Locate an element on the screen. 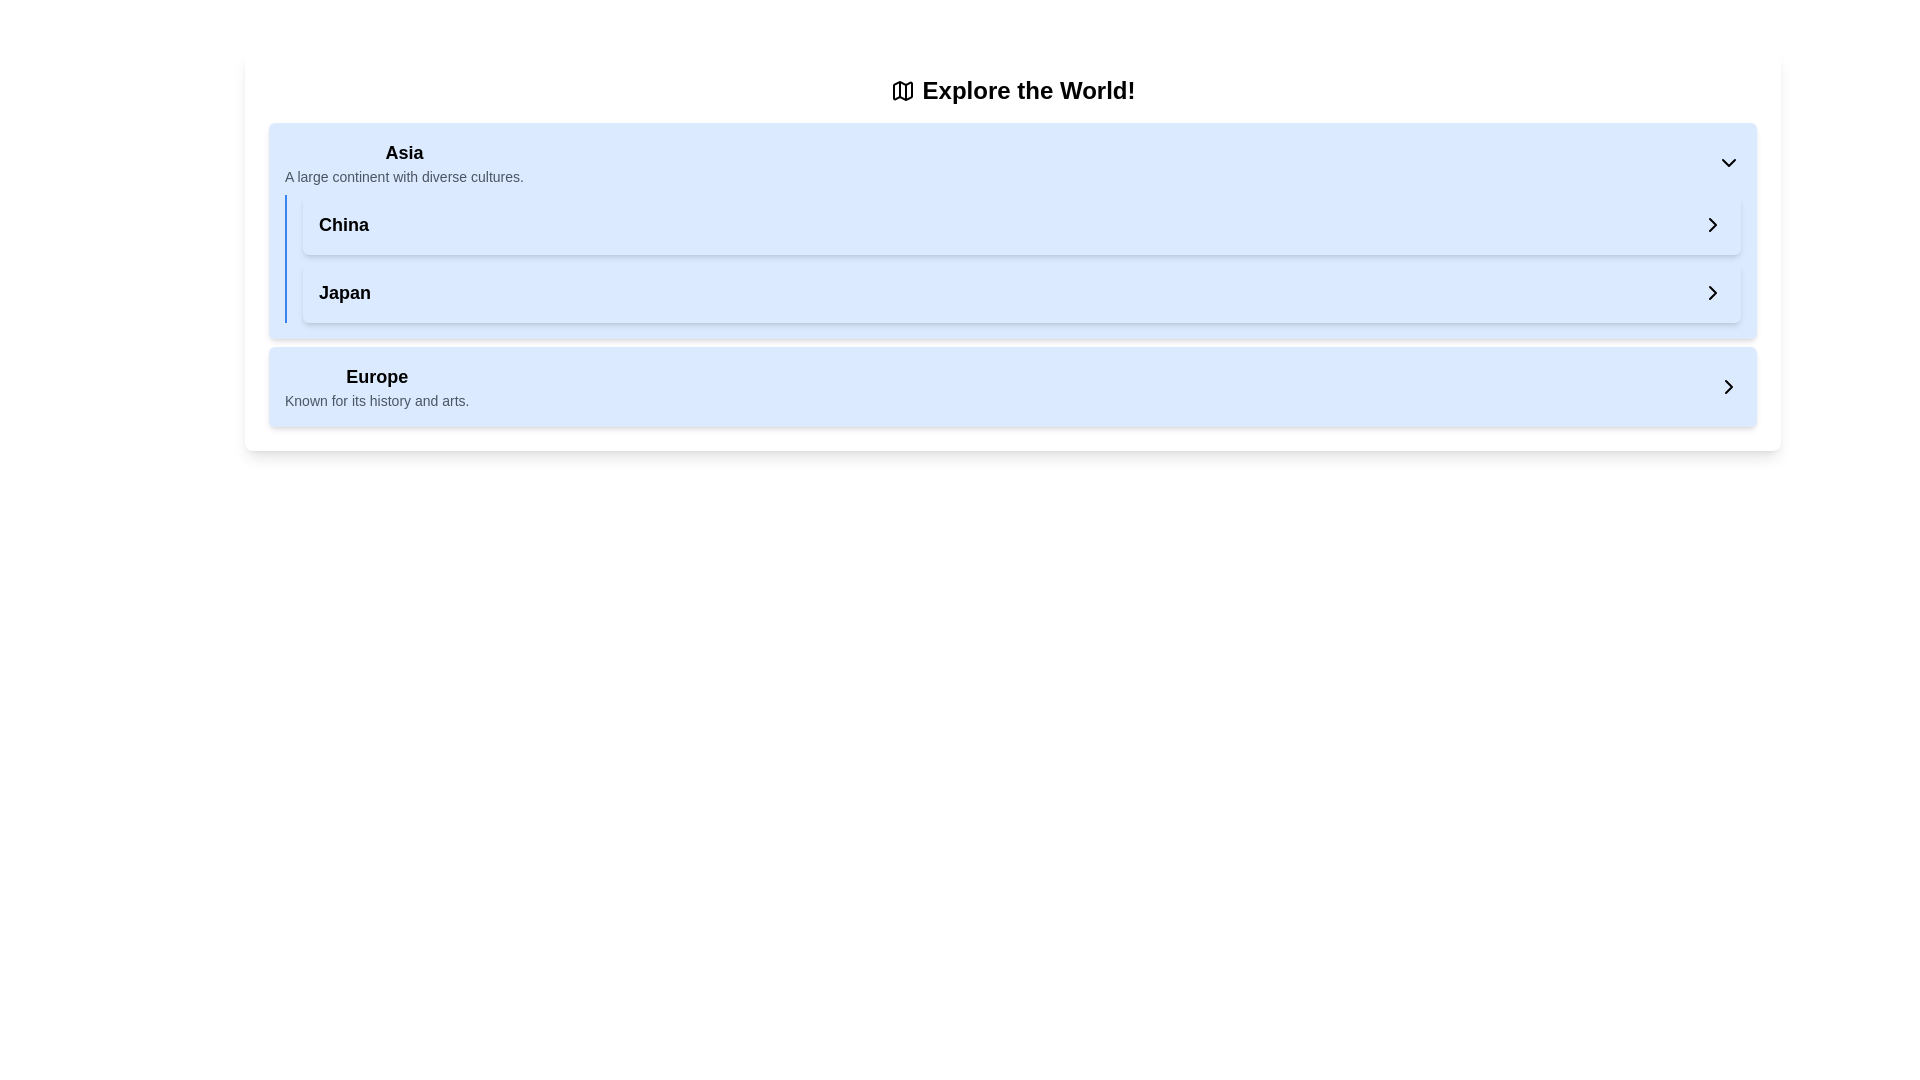 The image size is (1920, 1080). the Text Header with Icon that reads 'Explore the World!' and includes a map icon on its left side is located at coordinates (1012, 91).